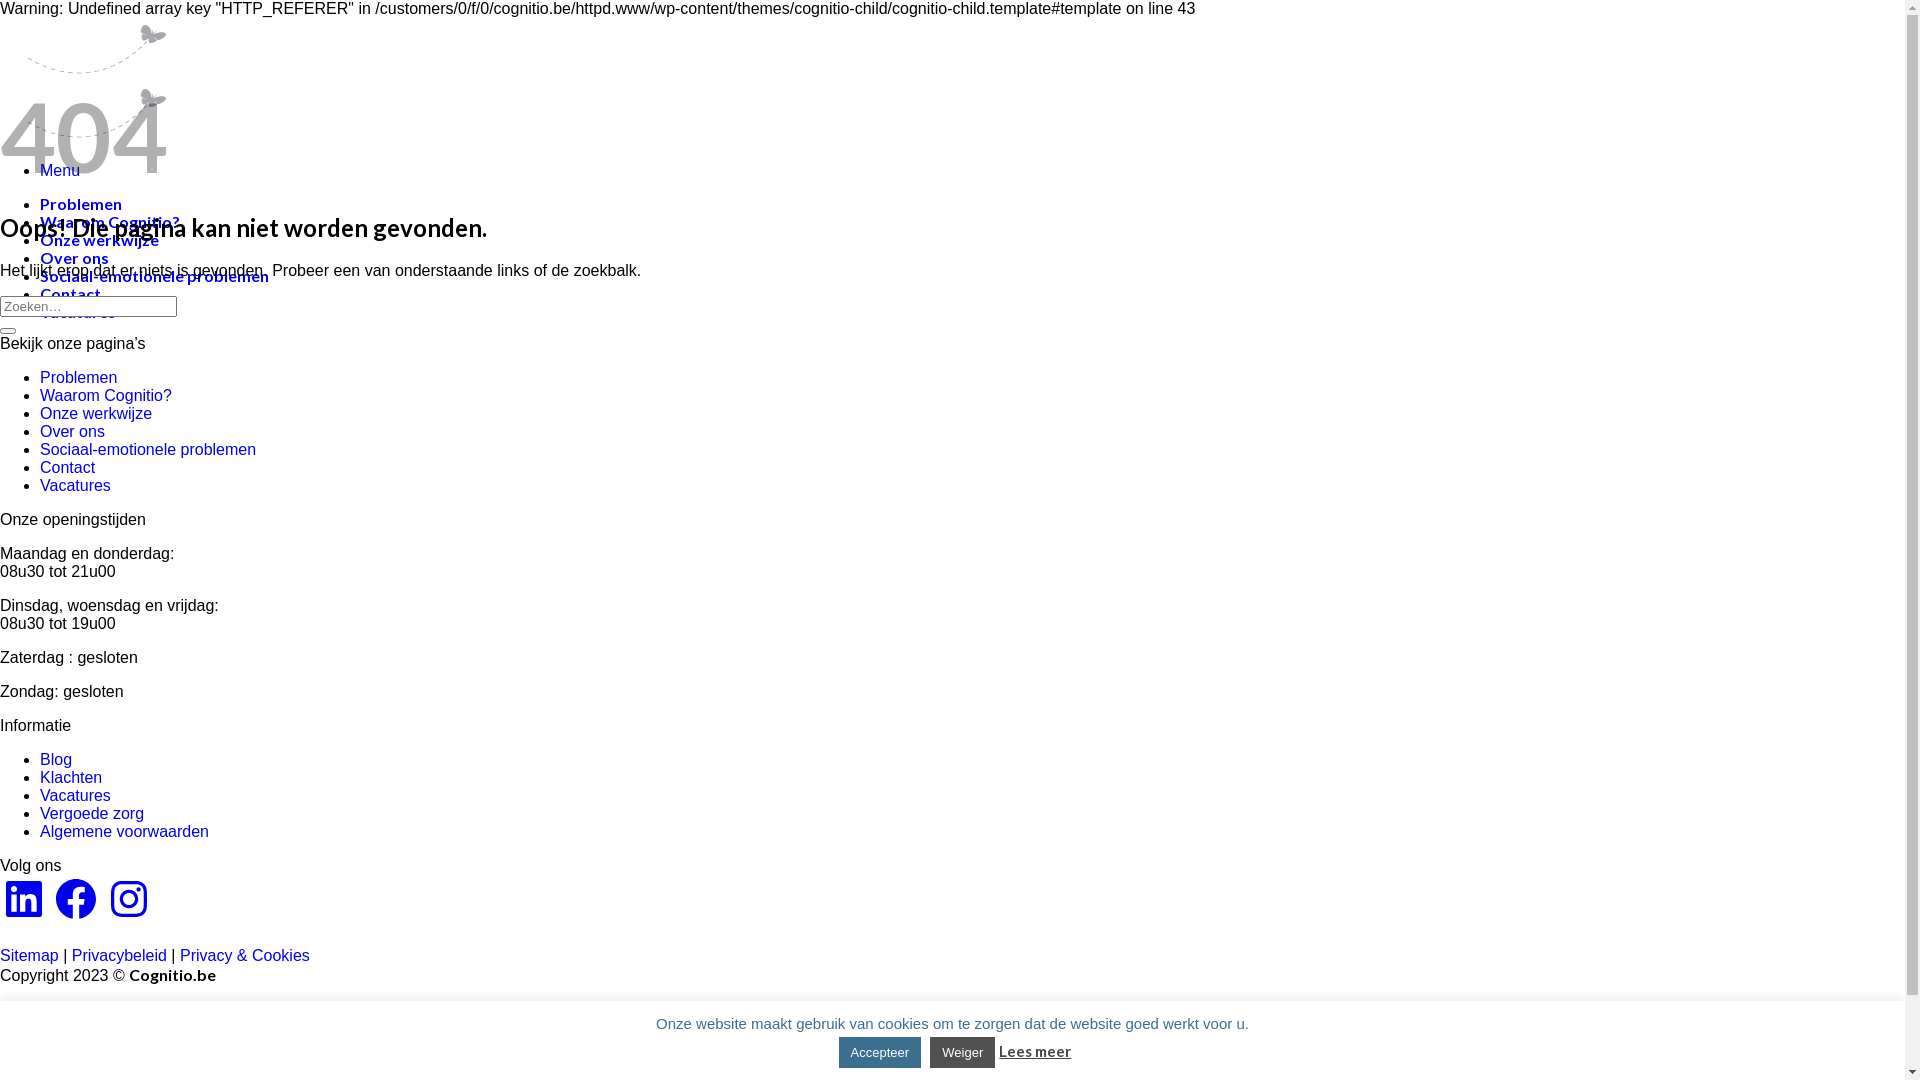  I want to click on 'Instagram', so click(128, 897).